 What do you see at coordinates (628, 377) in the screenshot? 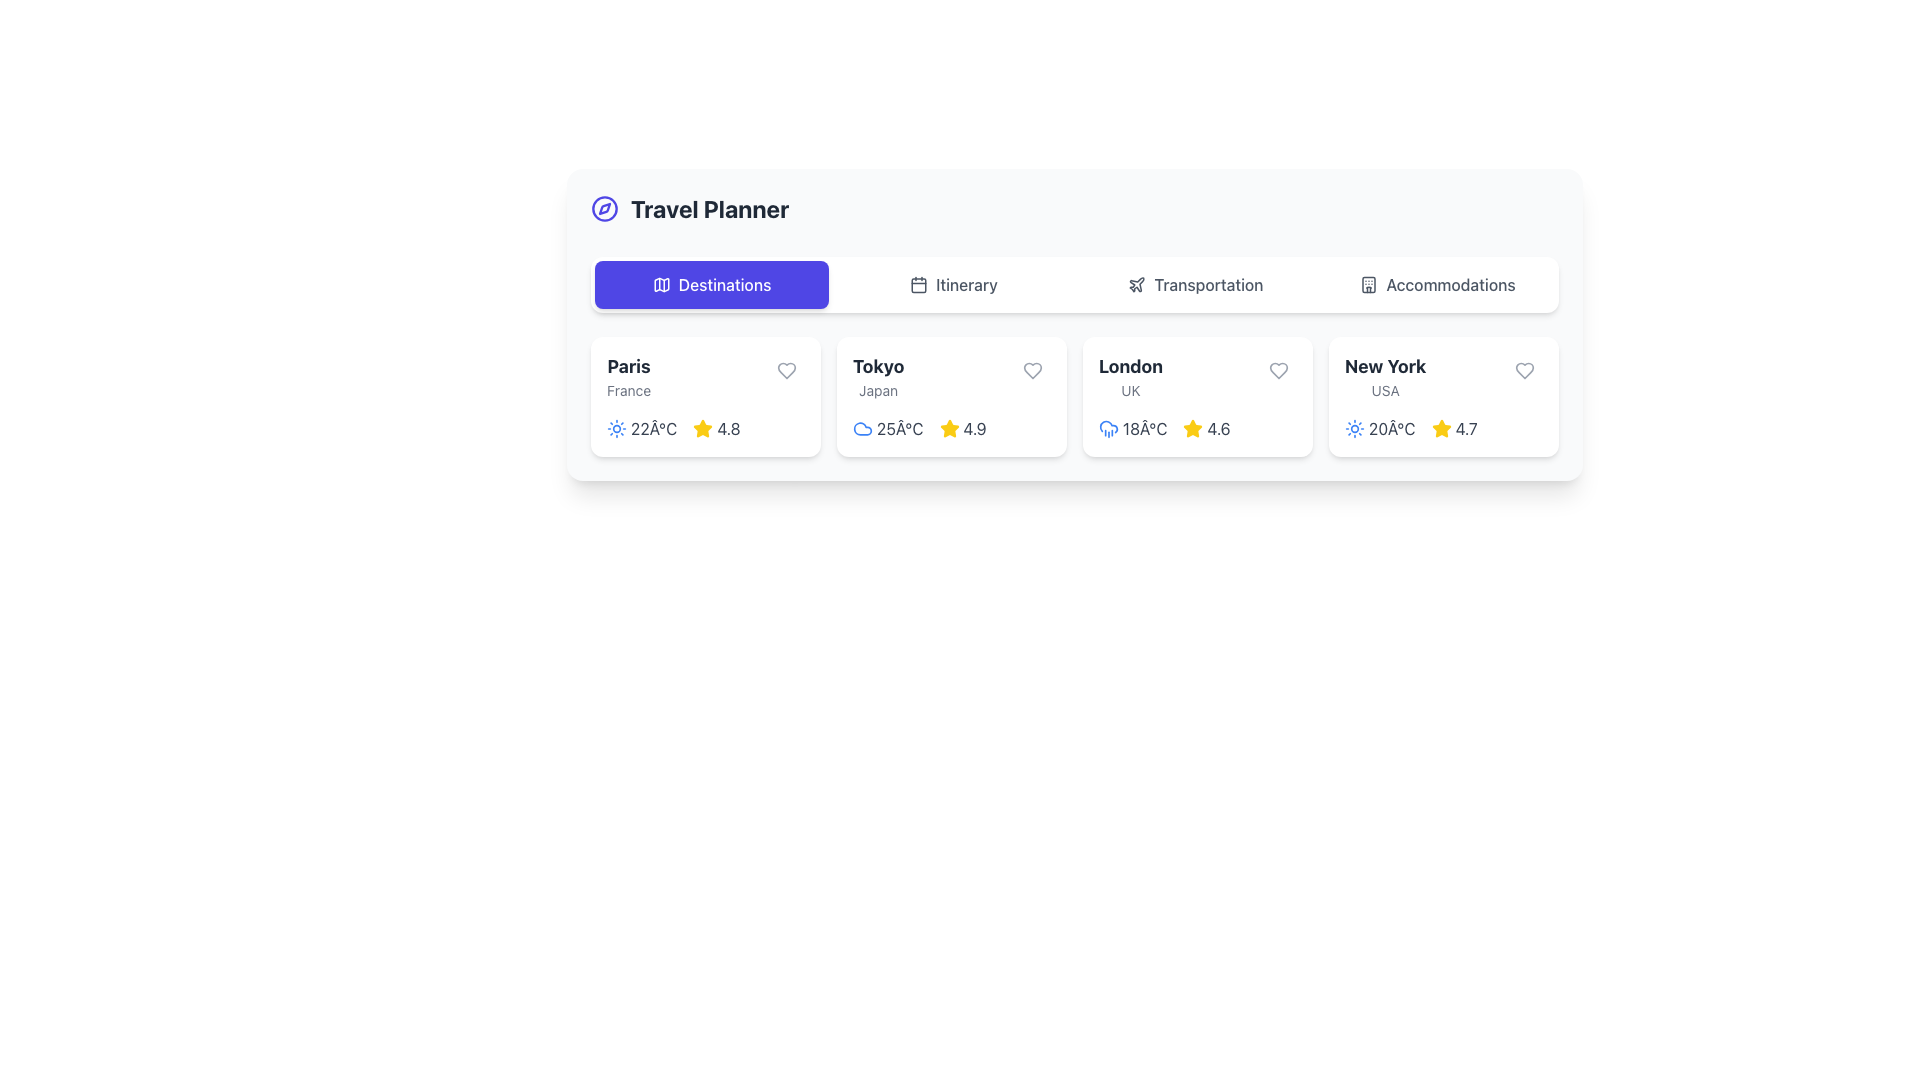
I see `the Text Label that displays the name of a destination, positioned at the top-left corner of its group within a form` at bounding box center [628, 377].